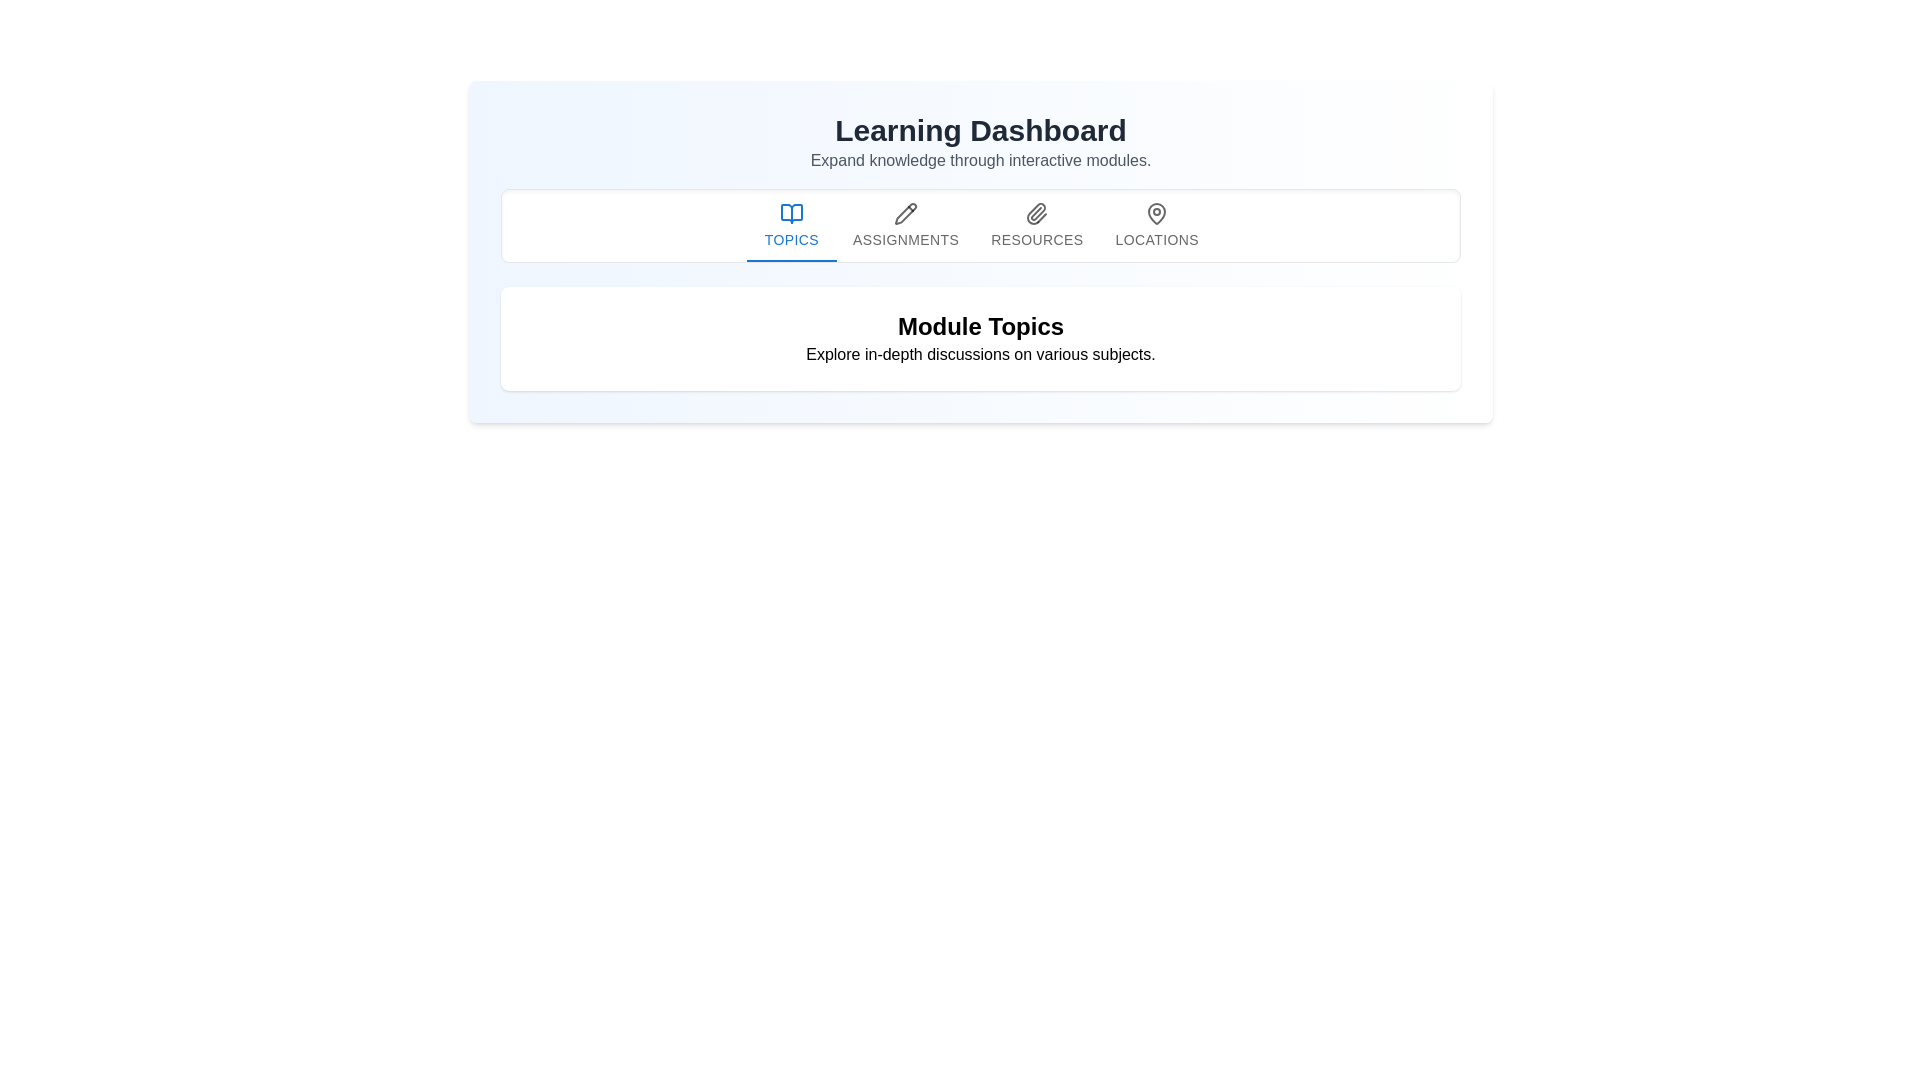 Image resolution: width=1920 pixels, height=1080 pixels. What do you see at coordinates (980, 326) in the screenshot?
I see `text header that displays 'Module Topics', which is bold and prominently positioned near the top of the interface` at bounding box center [980, 326].